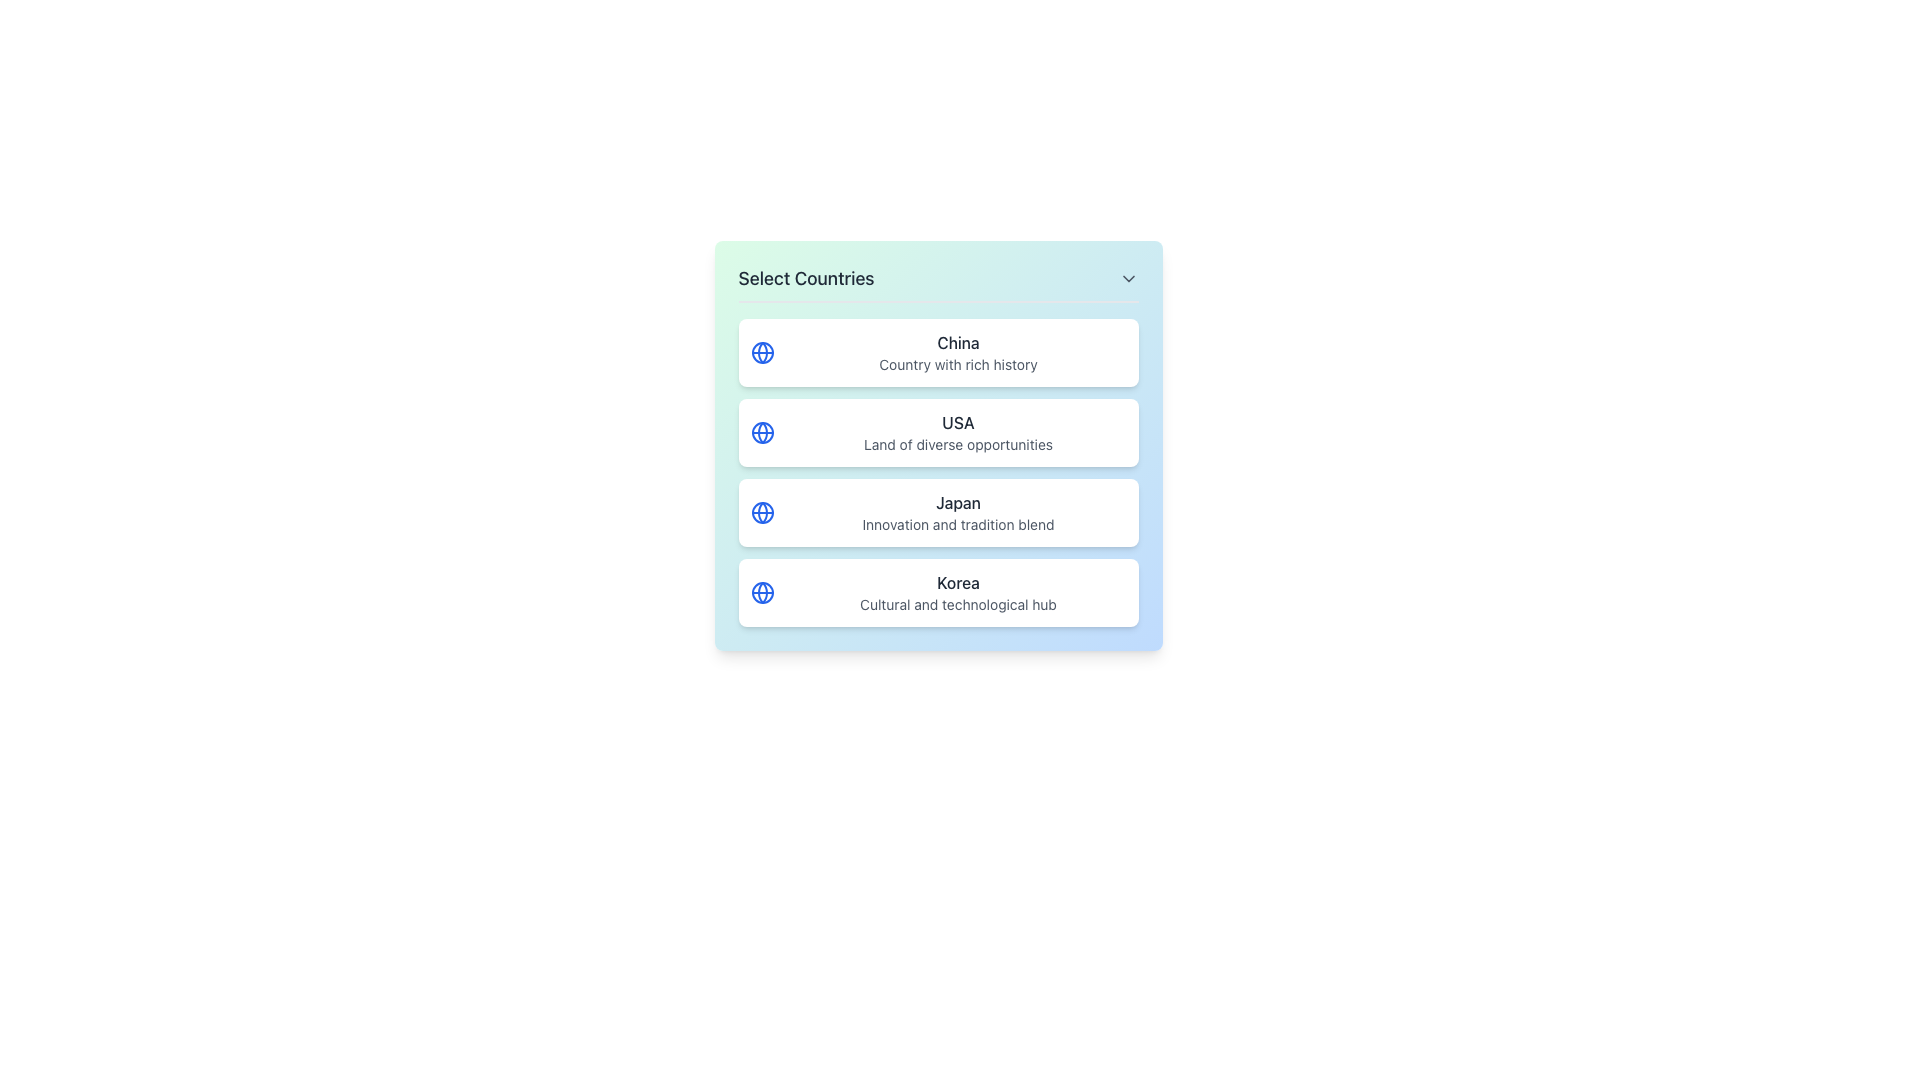 The width and height of the screenshot is (1920, 1080). I want to click on the 'Select Countries' dropdown button, so click(937, 284).